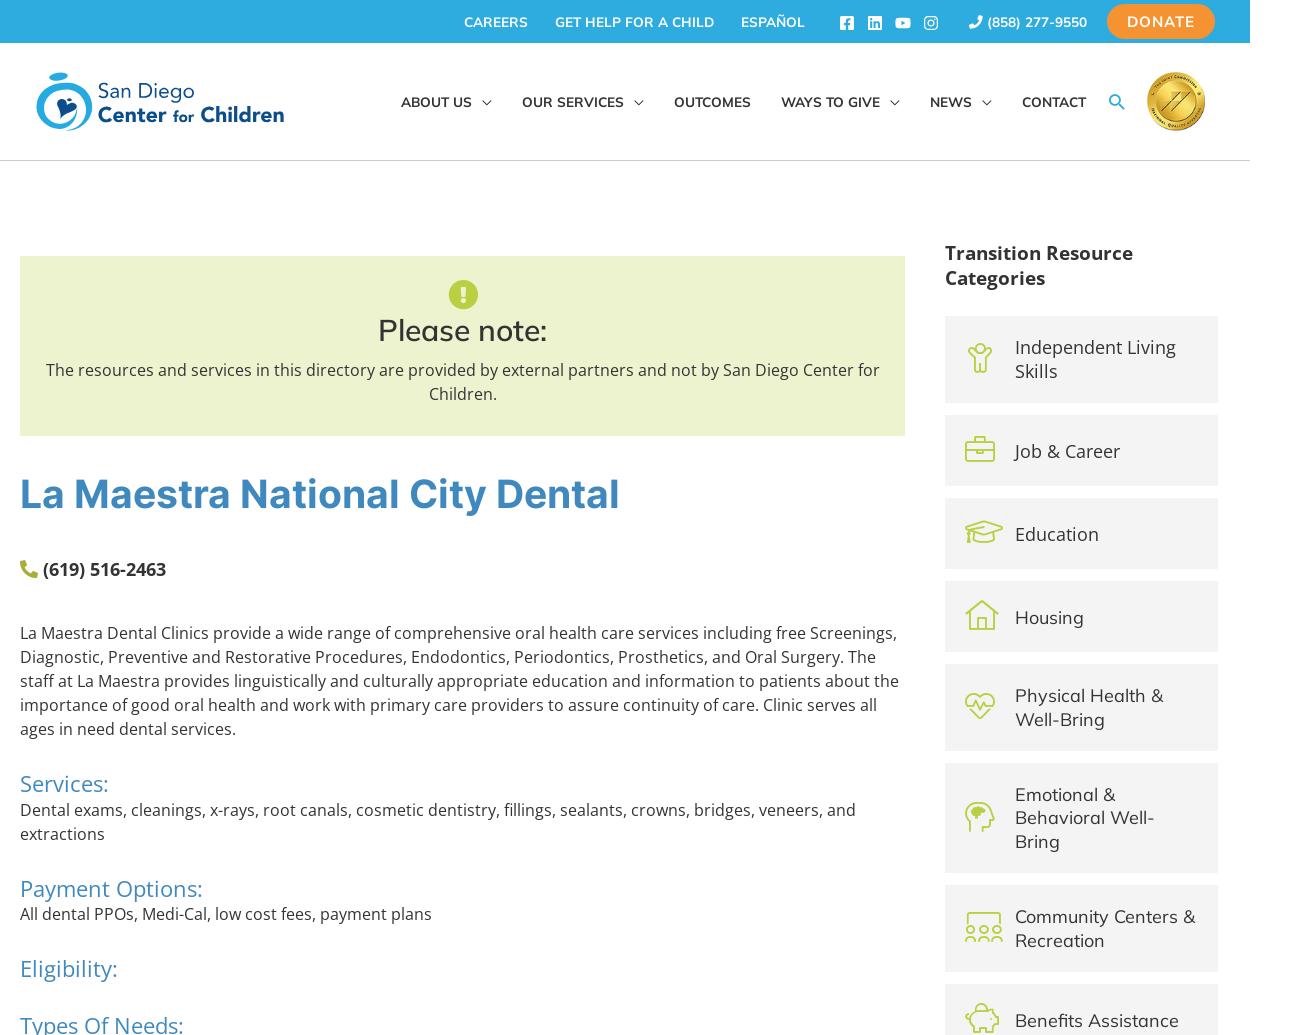 The height and width of the screenshot is (1035, 1300). I want to click on 'Services:', so click(64, 781).